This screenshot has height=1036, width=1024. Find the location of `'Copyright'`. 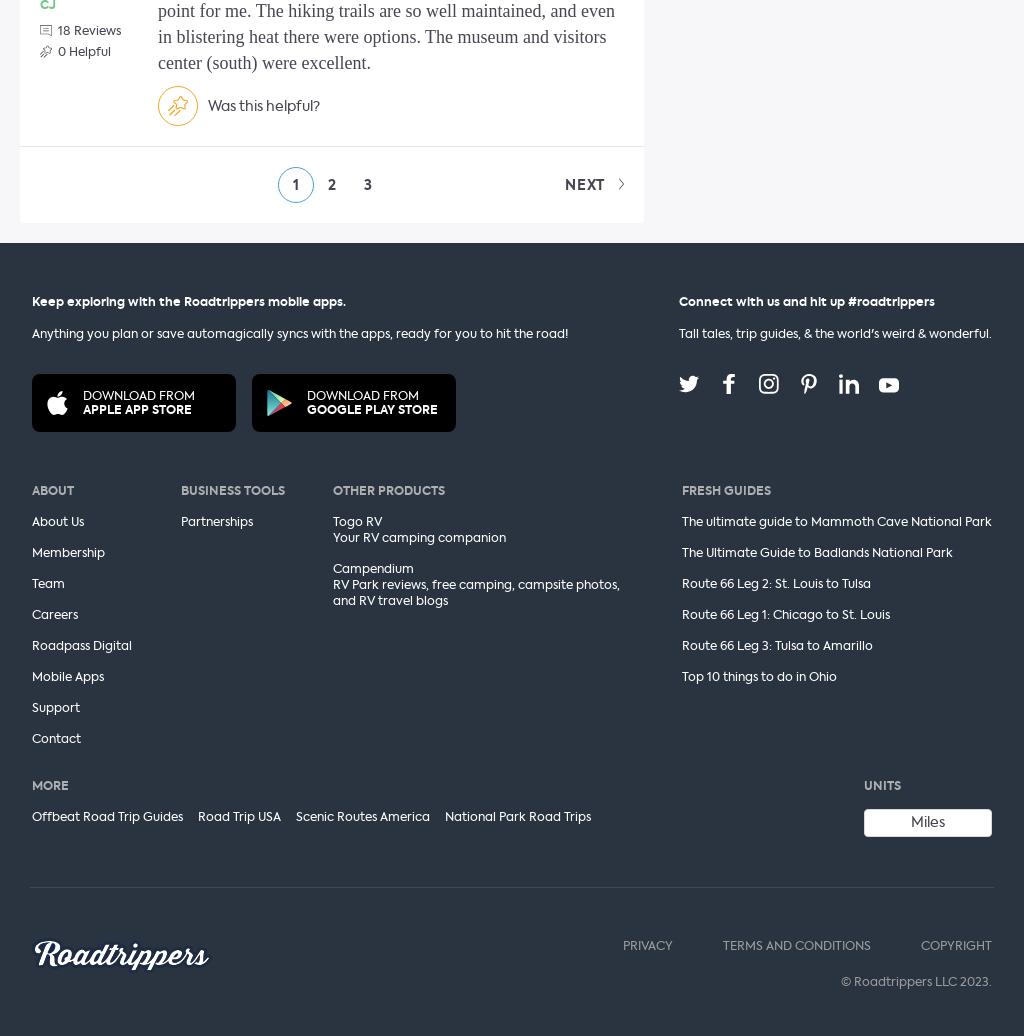

'Copyright' is located at coordinates (956, 945).